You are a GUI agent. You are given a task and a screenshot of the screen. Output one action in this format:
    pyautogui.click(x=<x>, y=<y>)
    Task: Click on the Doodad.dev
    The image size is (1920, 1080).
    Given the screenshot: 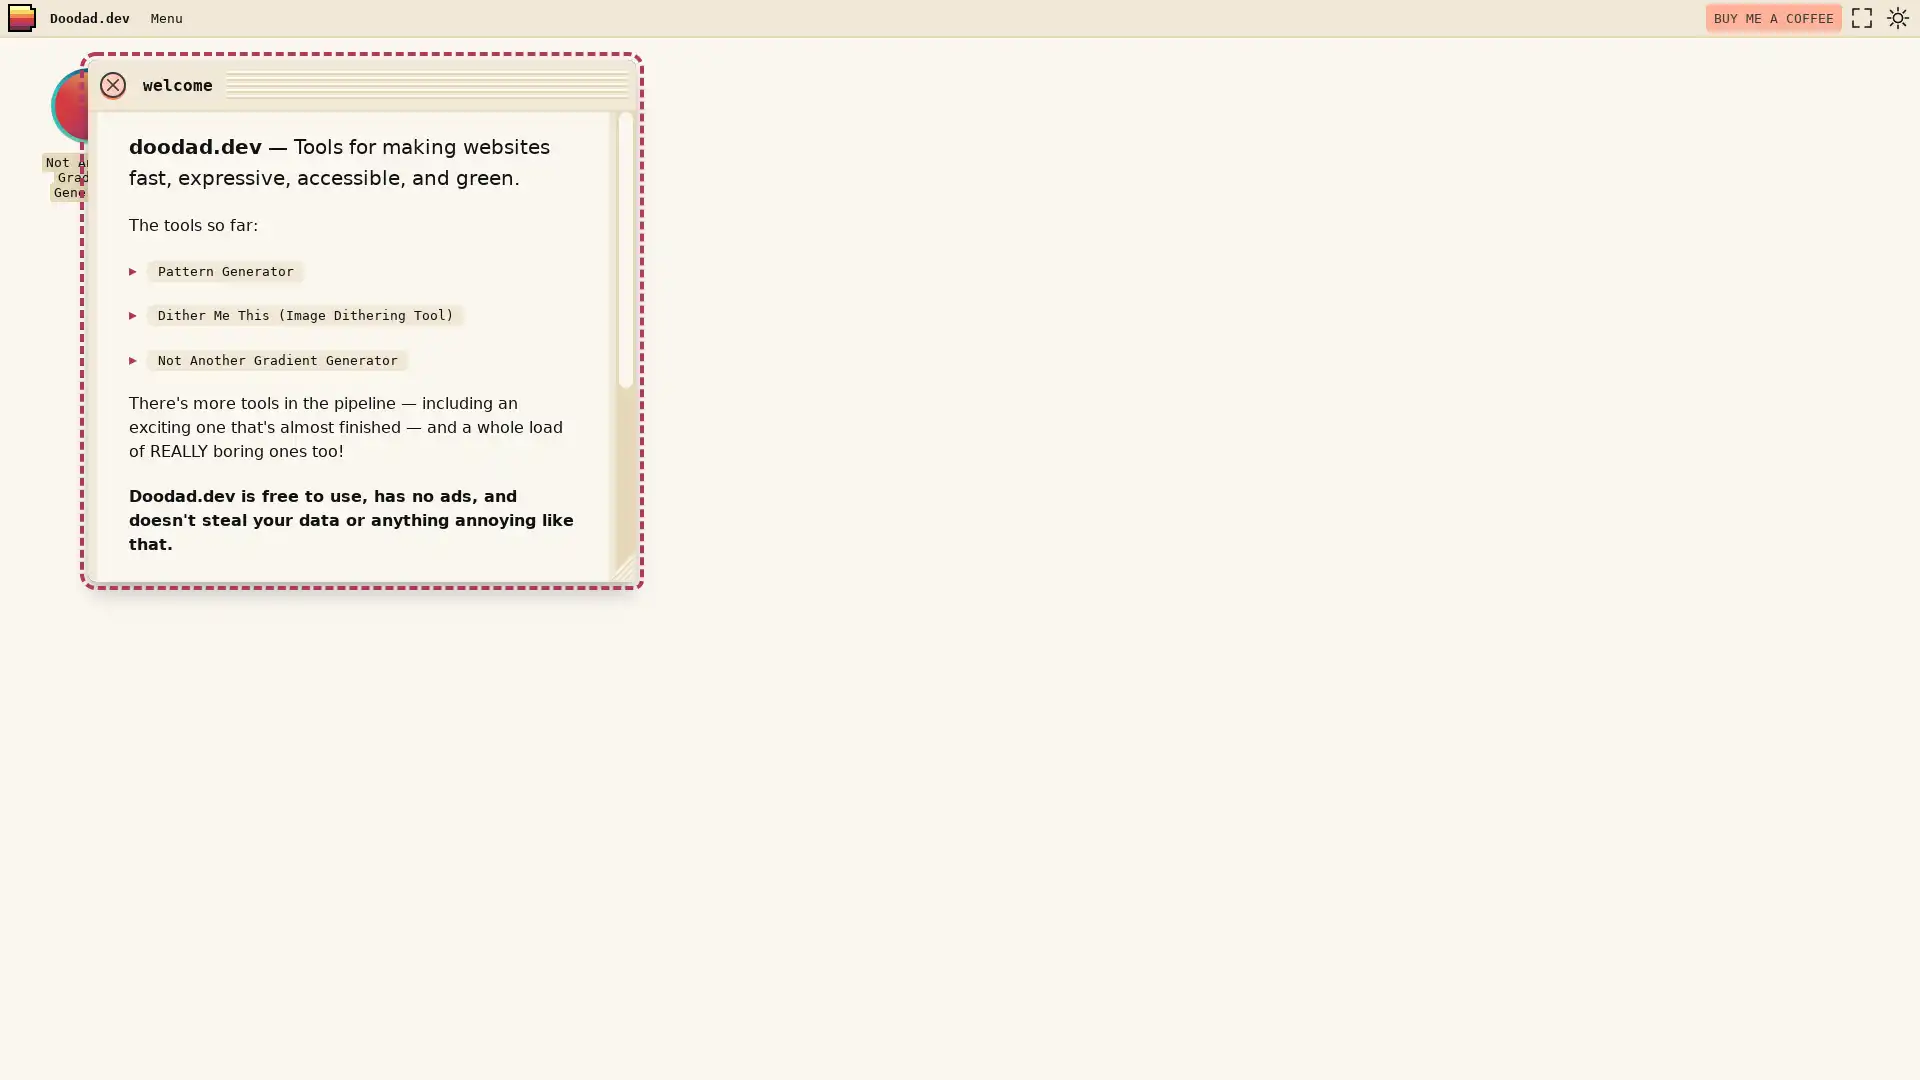 What is the action you would take?
    pyautogui.click(x=89, y=18)
    